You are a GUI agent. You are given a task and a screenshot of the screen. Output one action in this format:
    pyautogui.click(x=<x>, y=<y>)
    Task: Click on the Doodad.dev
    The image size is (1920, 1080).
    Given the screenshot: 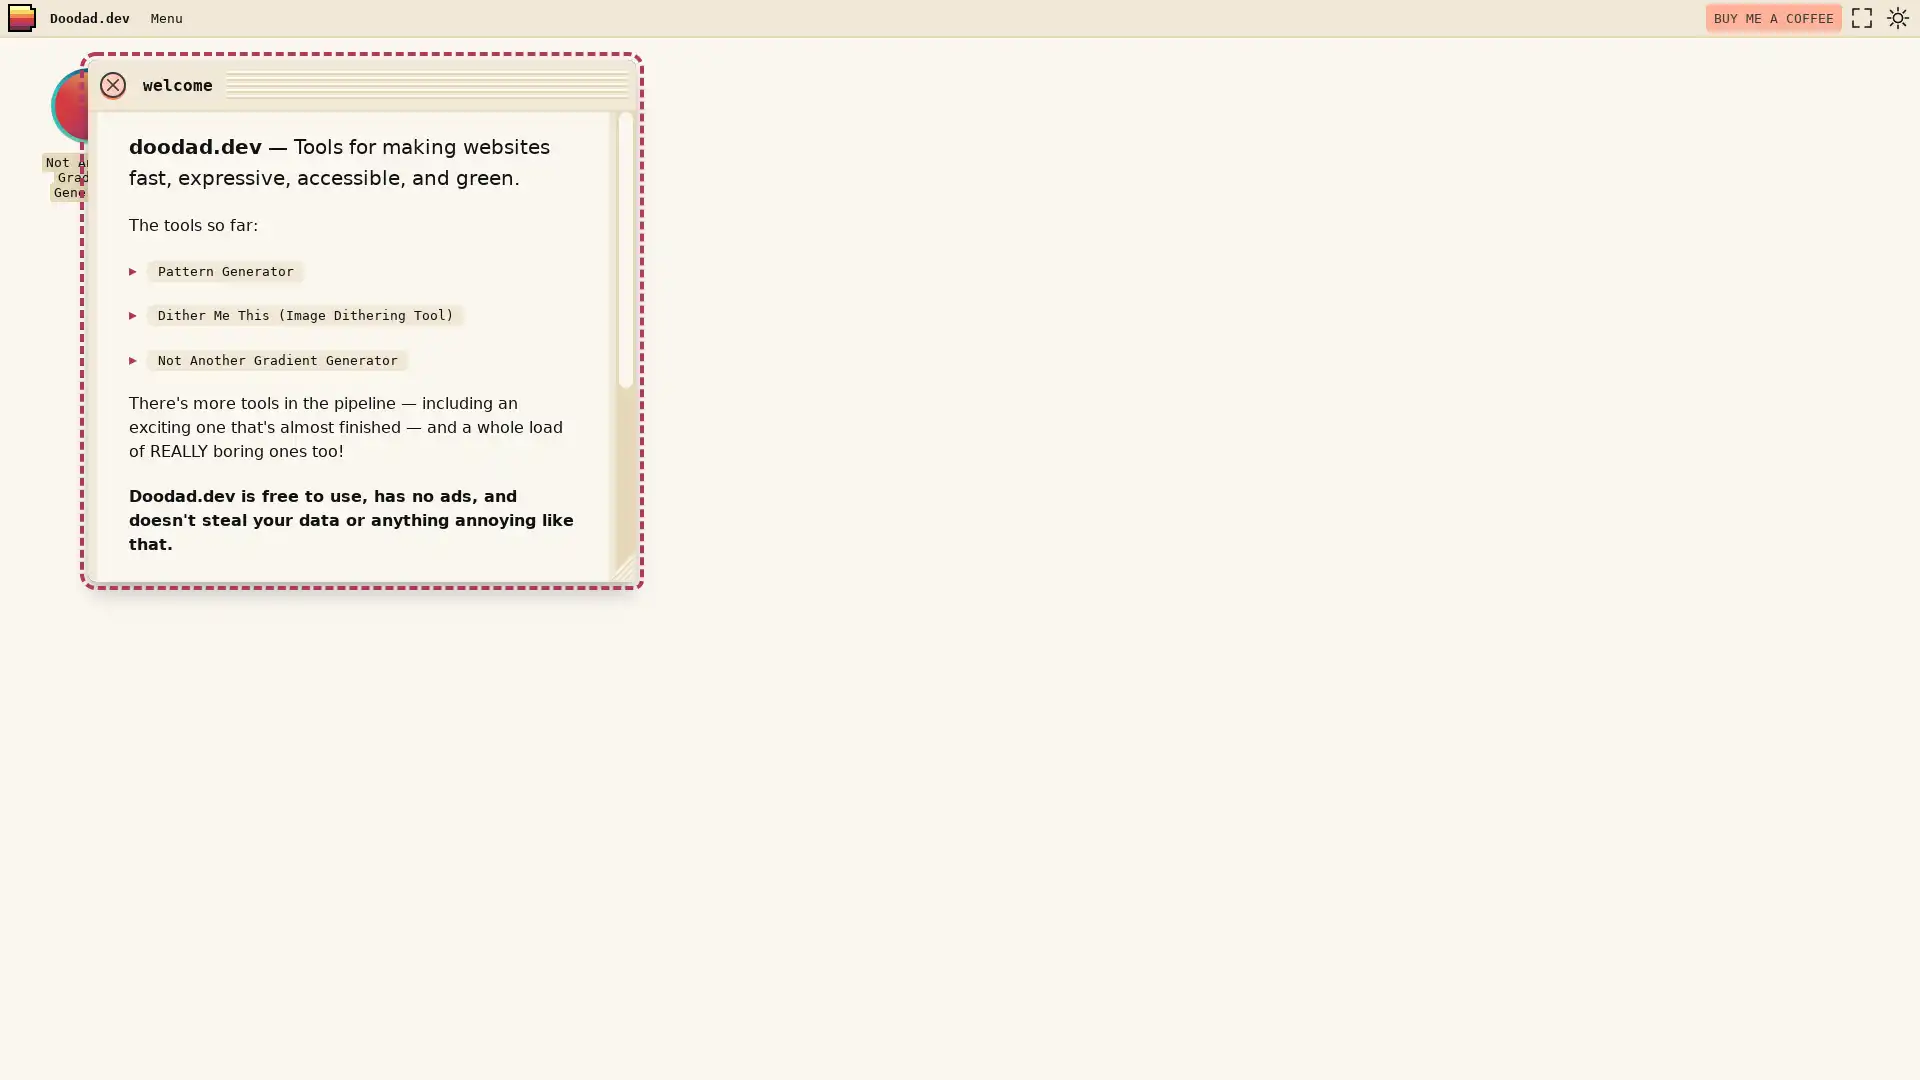 What is the action you would take?
    pyautogui.click(x=89, y=18)
    